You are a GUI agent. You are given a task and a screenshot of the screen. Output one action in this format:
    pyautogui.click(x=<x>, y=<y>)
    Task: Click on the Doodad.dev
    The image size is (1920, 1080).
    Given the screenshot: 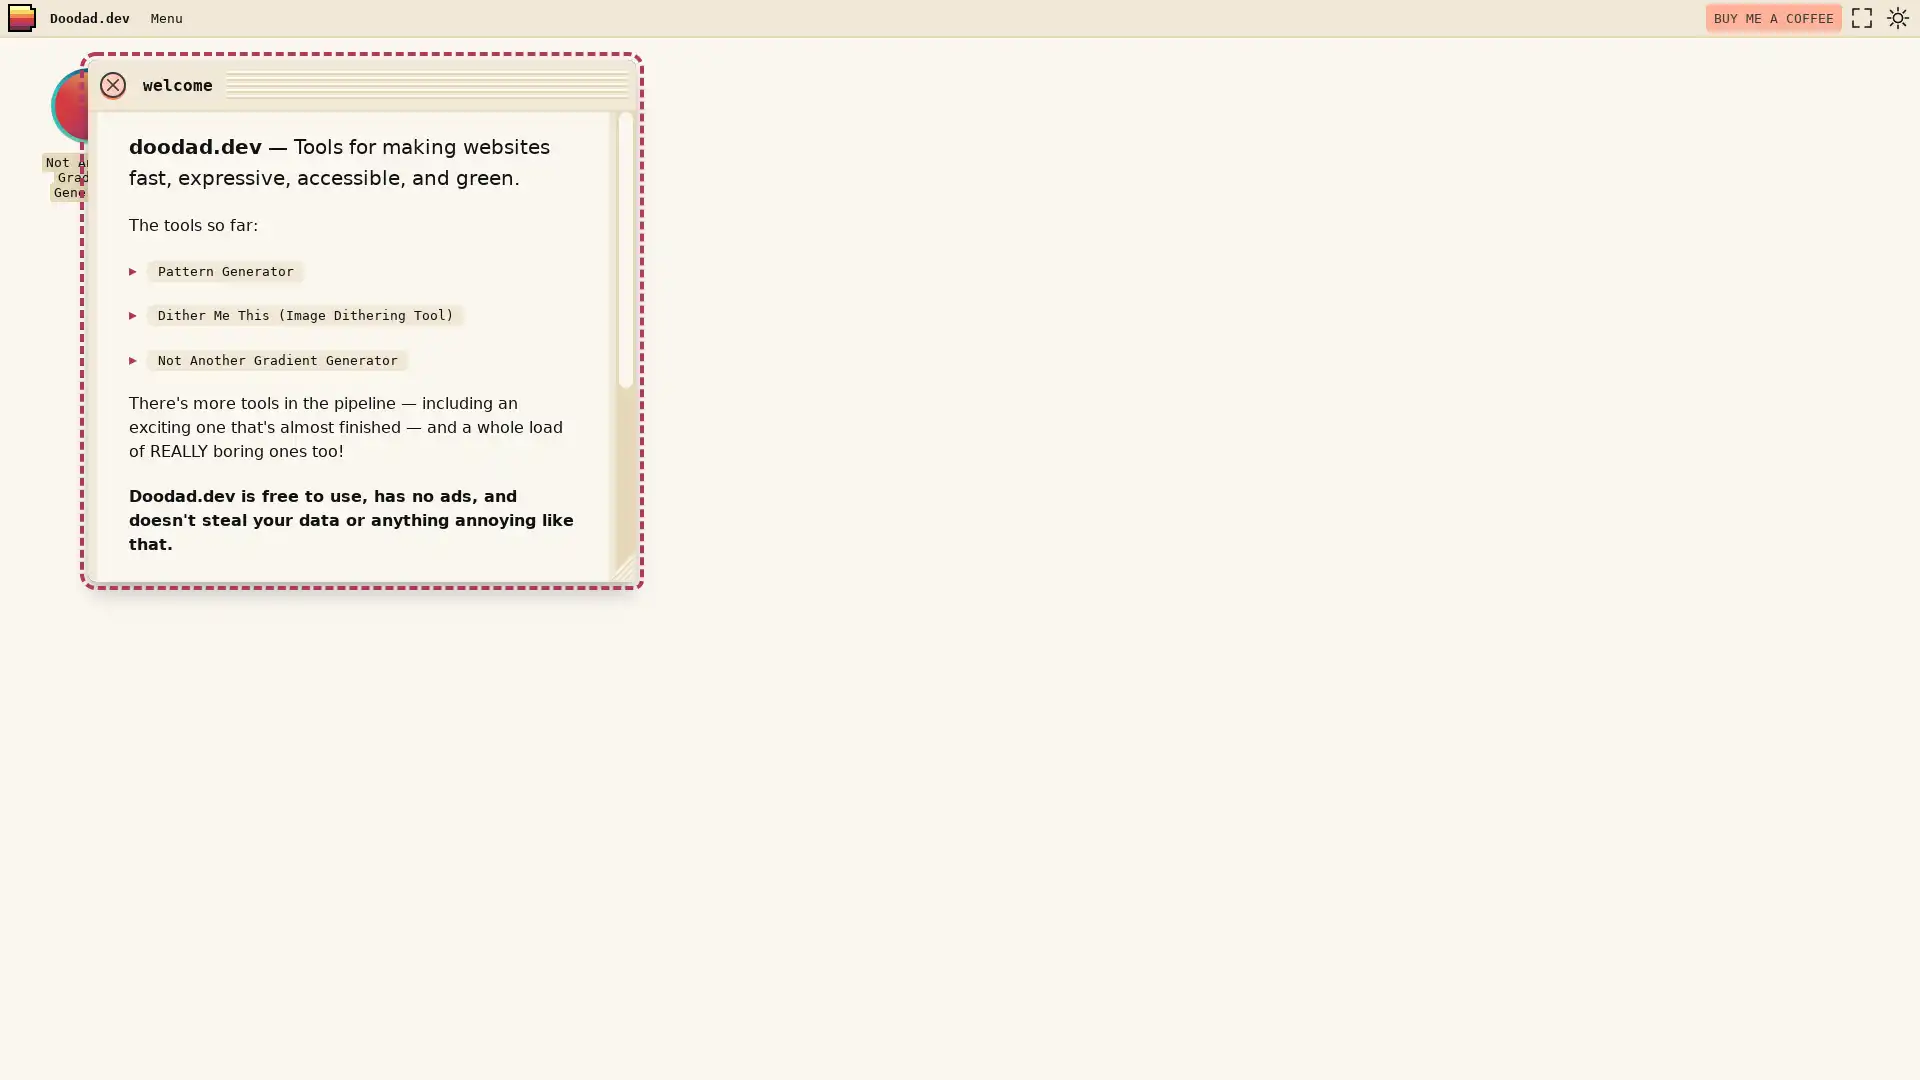 What is the action you would take?
    pyautogui.click(x=89, y=18)
    